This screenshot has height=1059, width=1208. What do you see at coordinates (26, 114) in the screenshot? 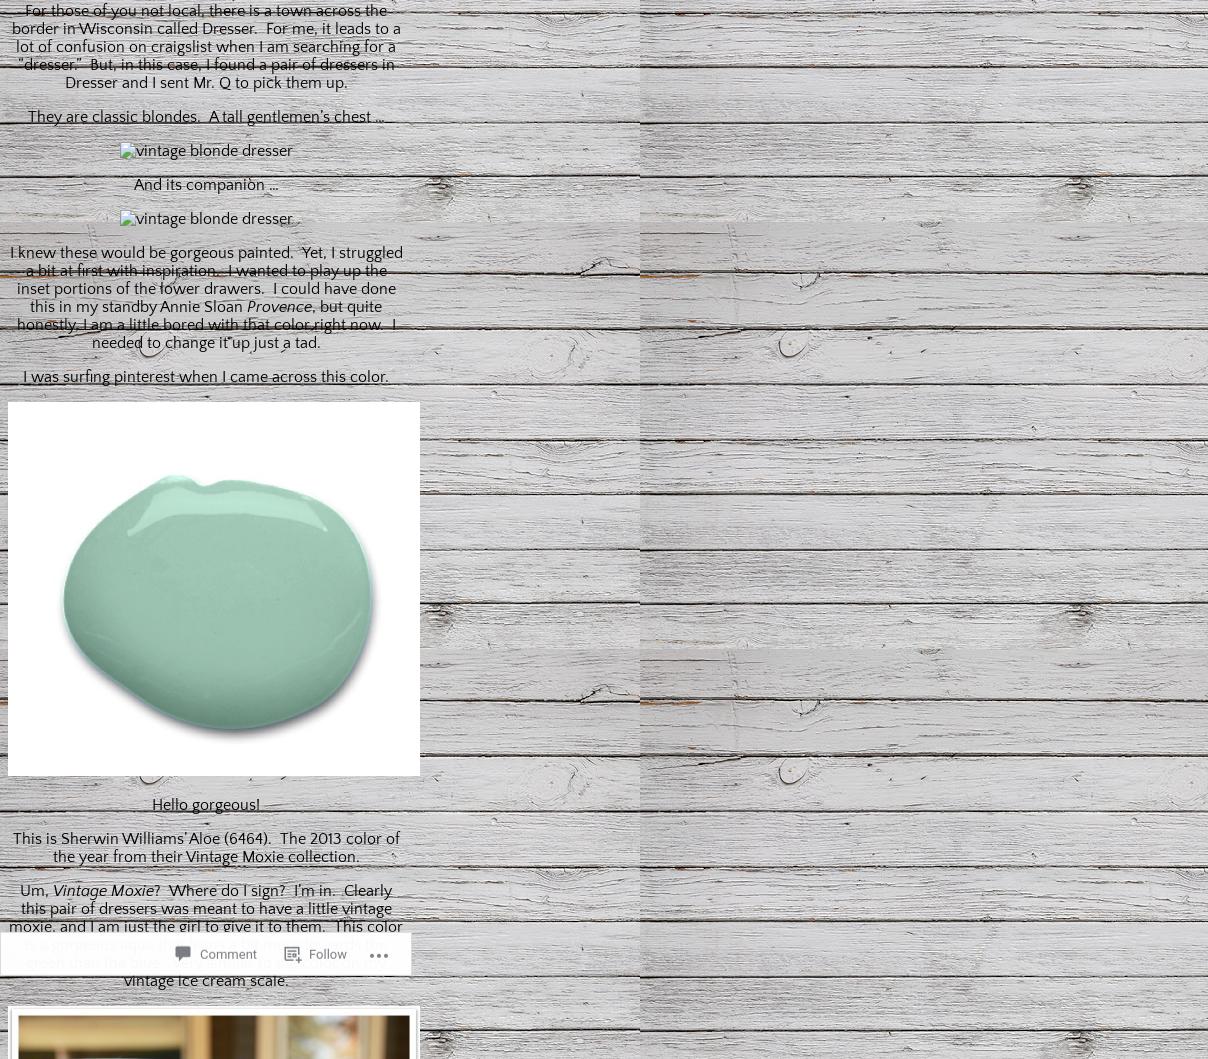
I see `'They are classic blondes.  A tall gentlemen’s chest …'` at bounding box center [26, 114].